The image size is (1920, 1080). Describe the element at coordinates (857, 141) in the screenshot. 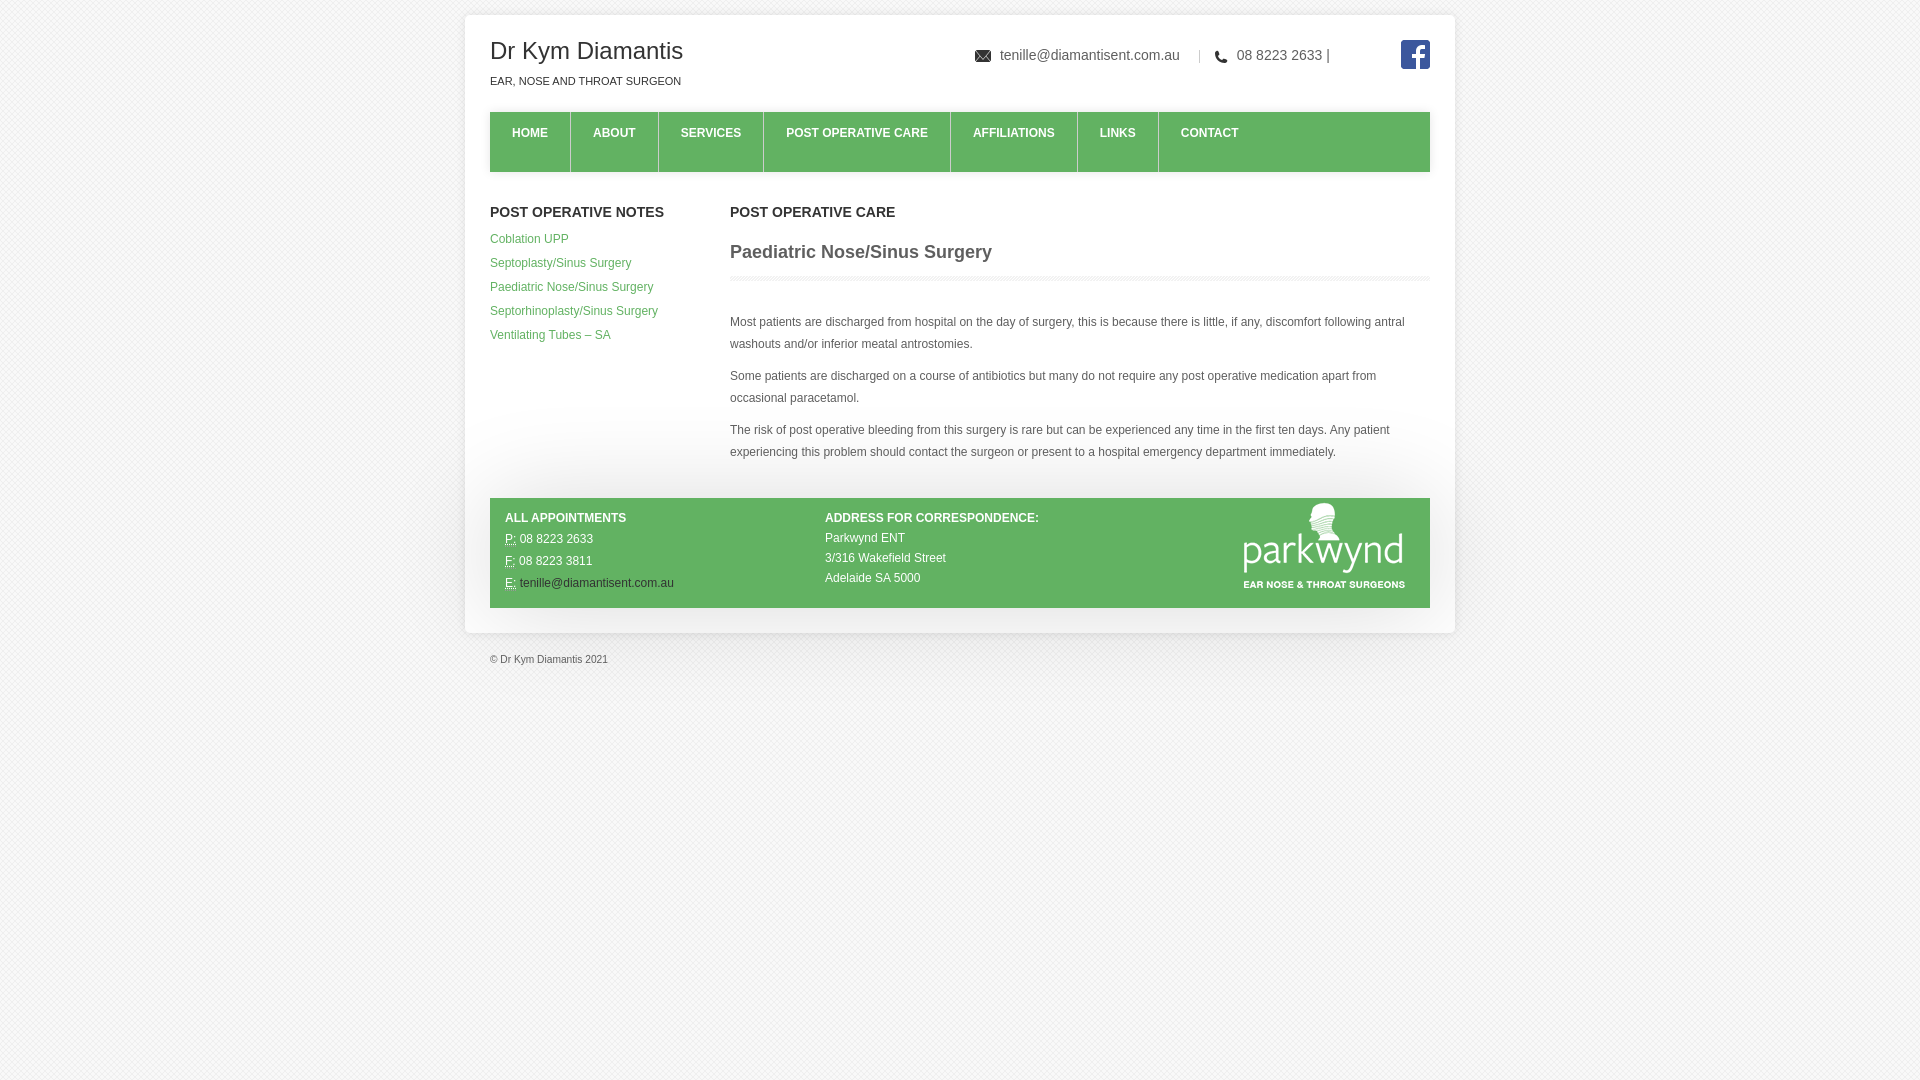

I see `'POST OPERATIVE CARE'` at that location.